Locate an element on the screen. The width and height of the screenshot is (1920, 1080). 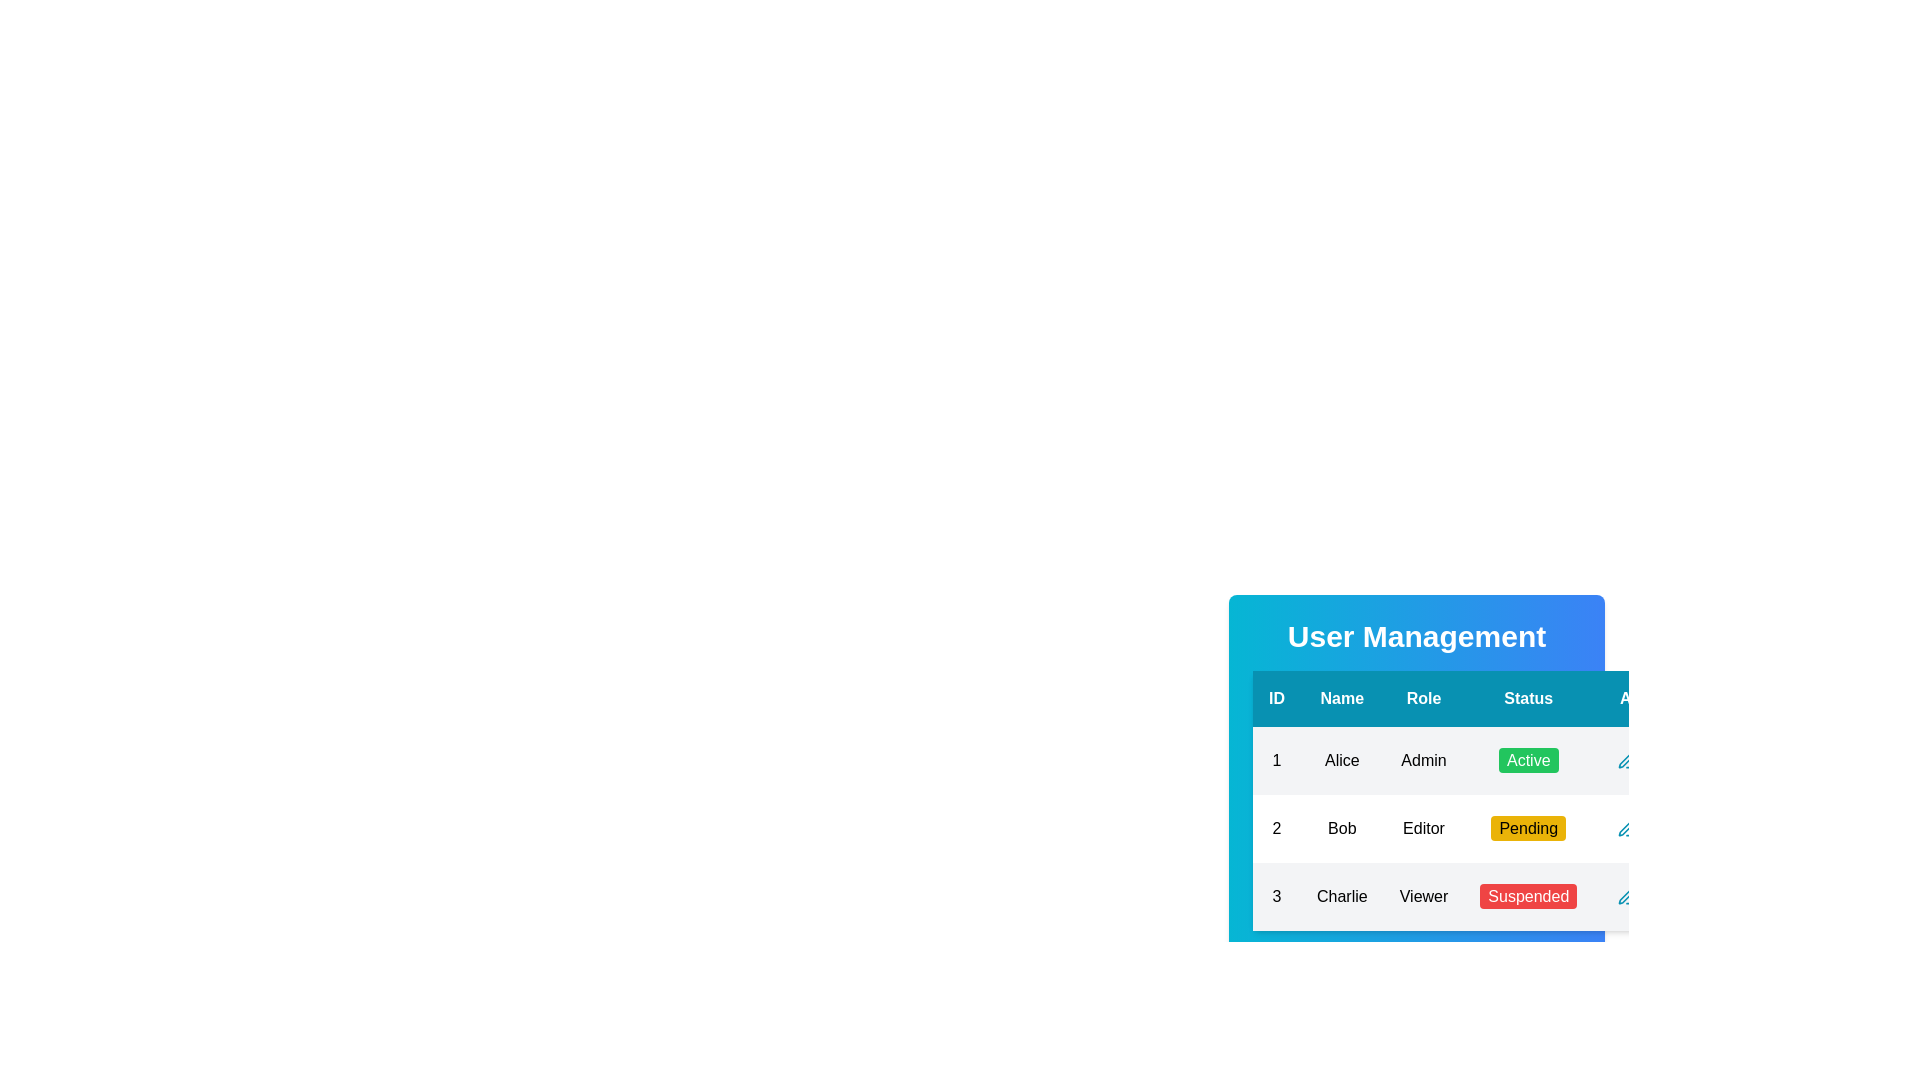
the text label displaying the name 'Charlie', which is located in the third row of the table under the 'Name' column is located at coordinates (1342, 896).